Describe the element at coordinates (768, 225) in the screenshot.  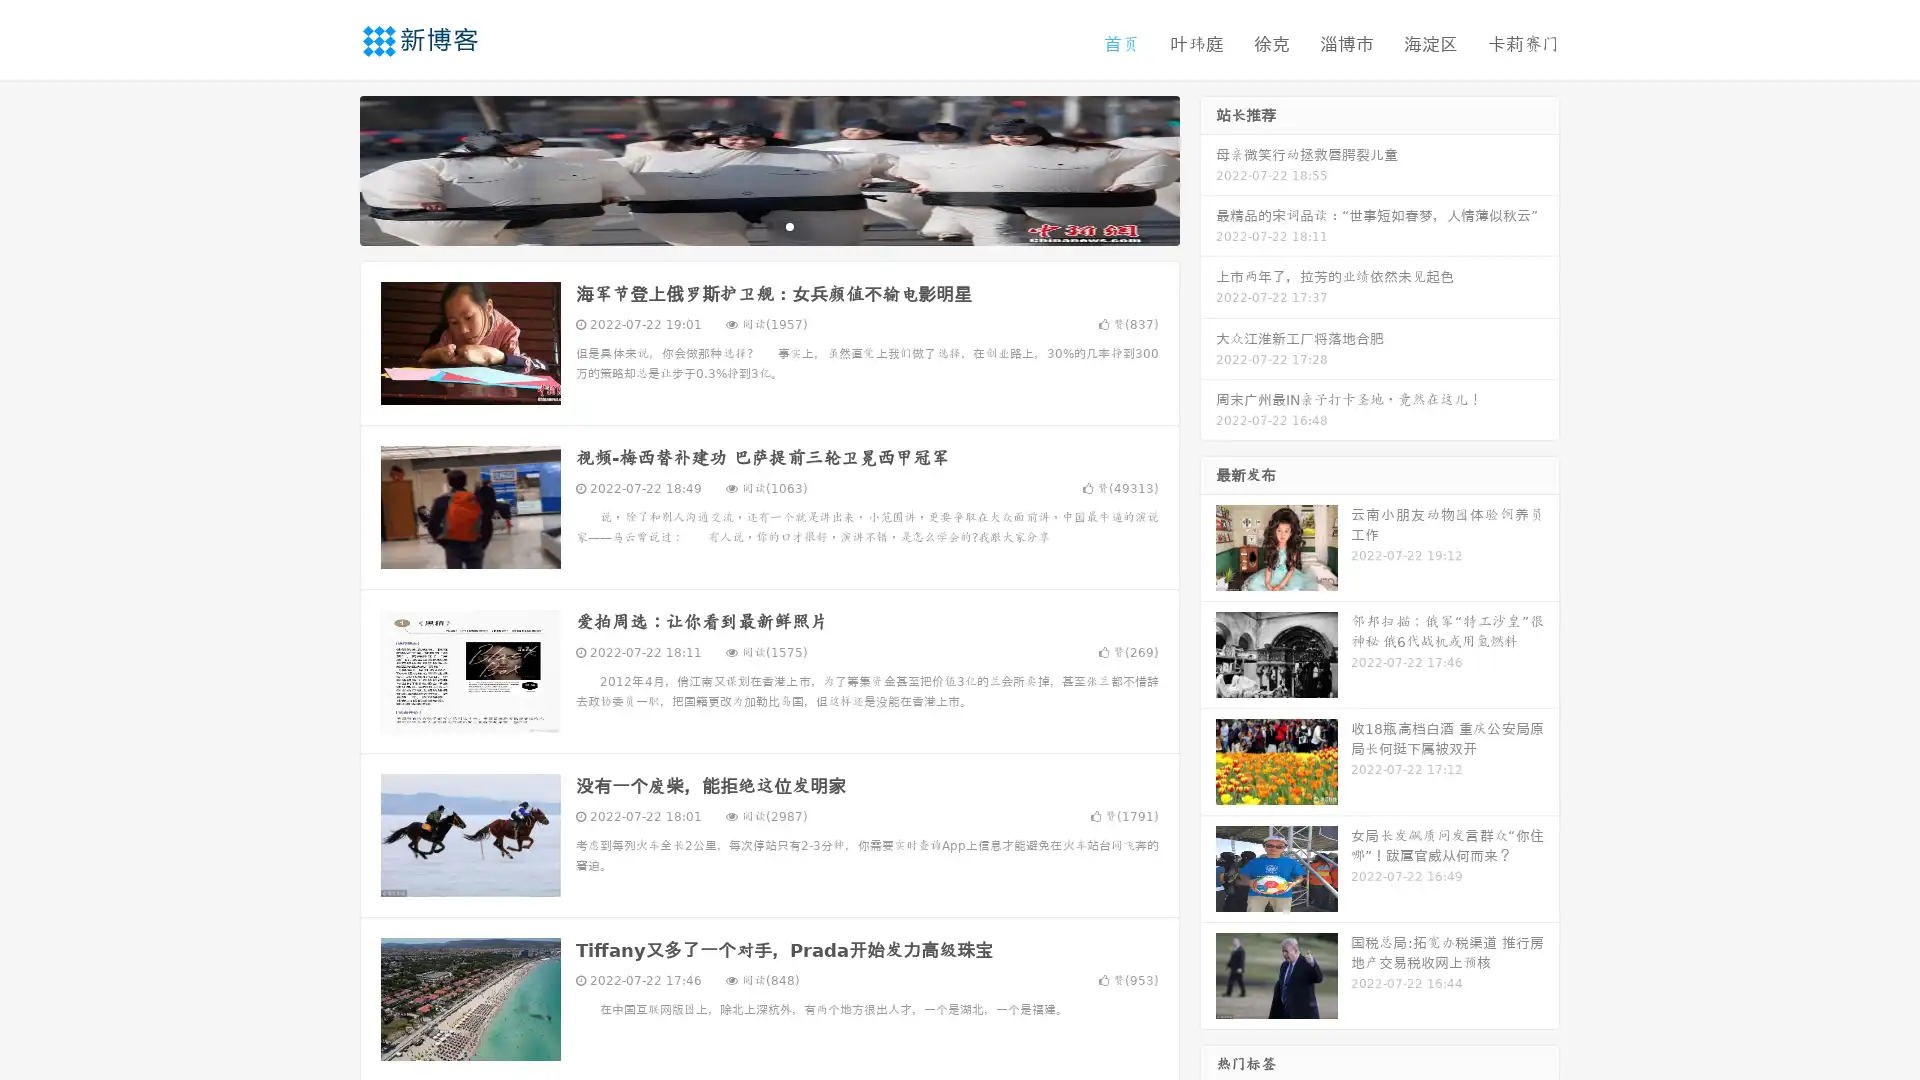
I see `Go to slide 2` at that location.